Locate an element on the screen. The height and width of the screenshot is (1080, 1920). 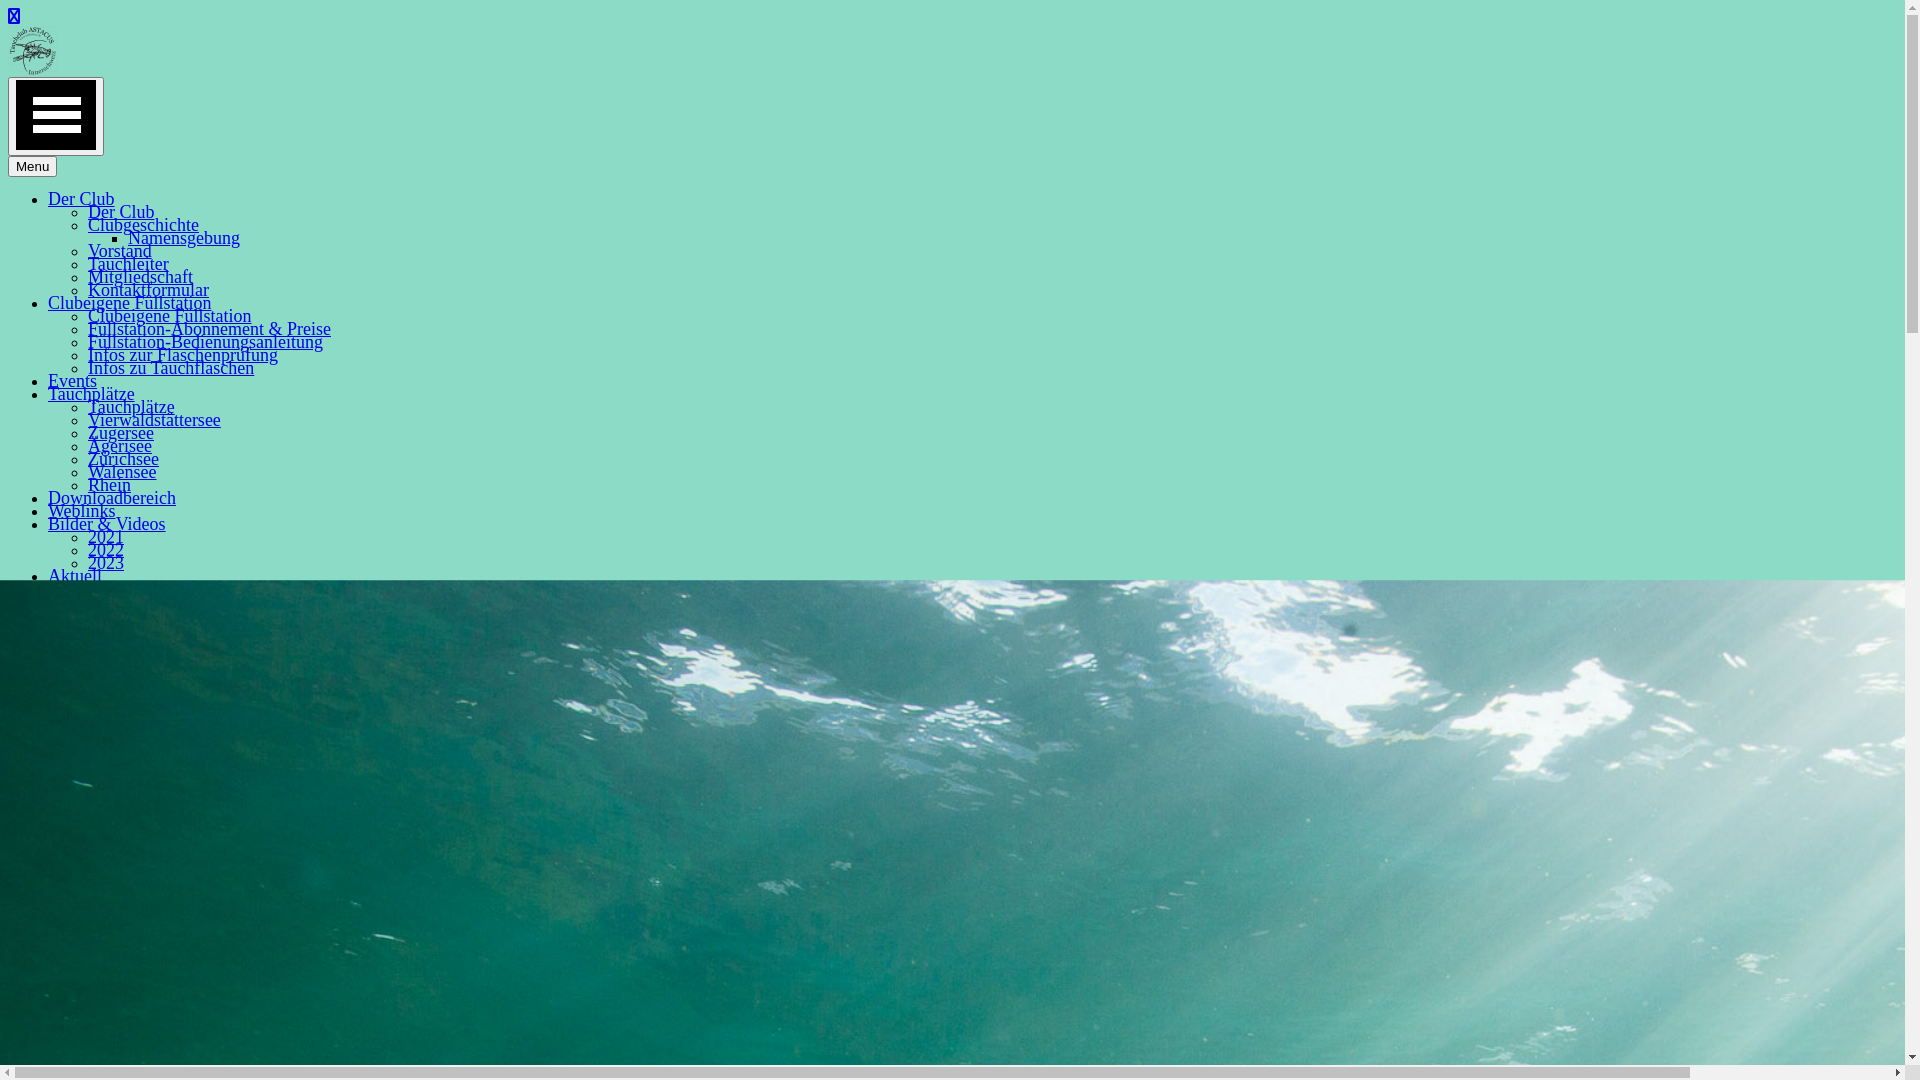
'Menu' is located at coordinates (32, 165).